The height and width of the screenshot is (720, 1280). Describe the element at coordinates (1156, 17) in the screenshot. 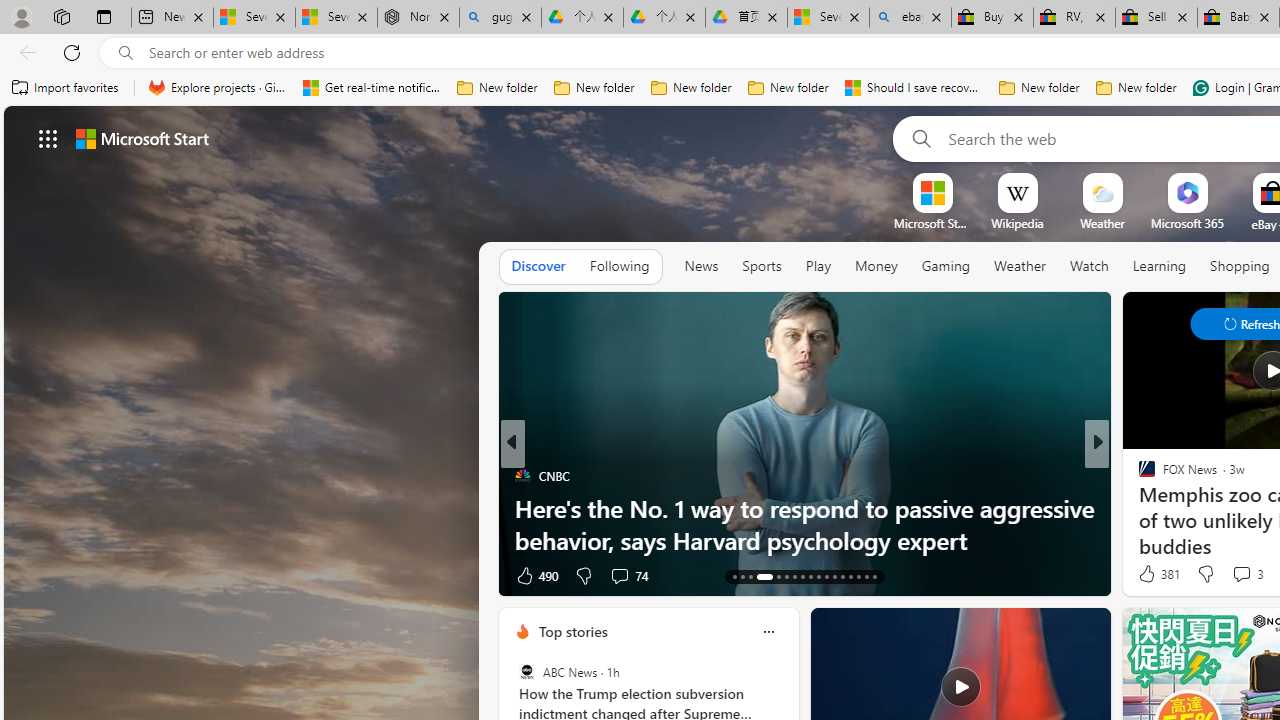

I see `'Sell worldwide with eBay'` at that location.